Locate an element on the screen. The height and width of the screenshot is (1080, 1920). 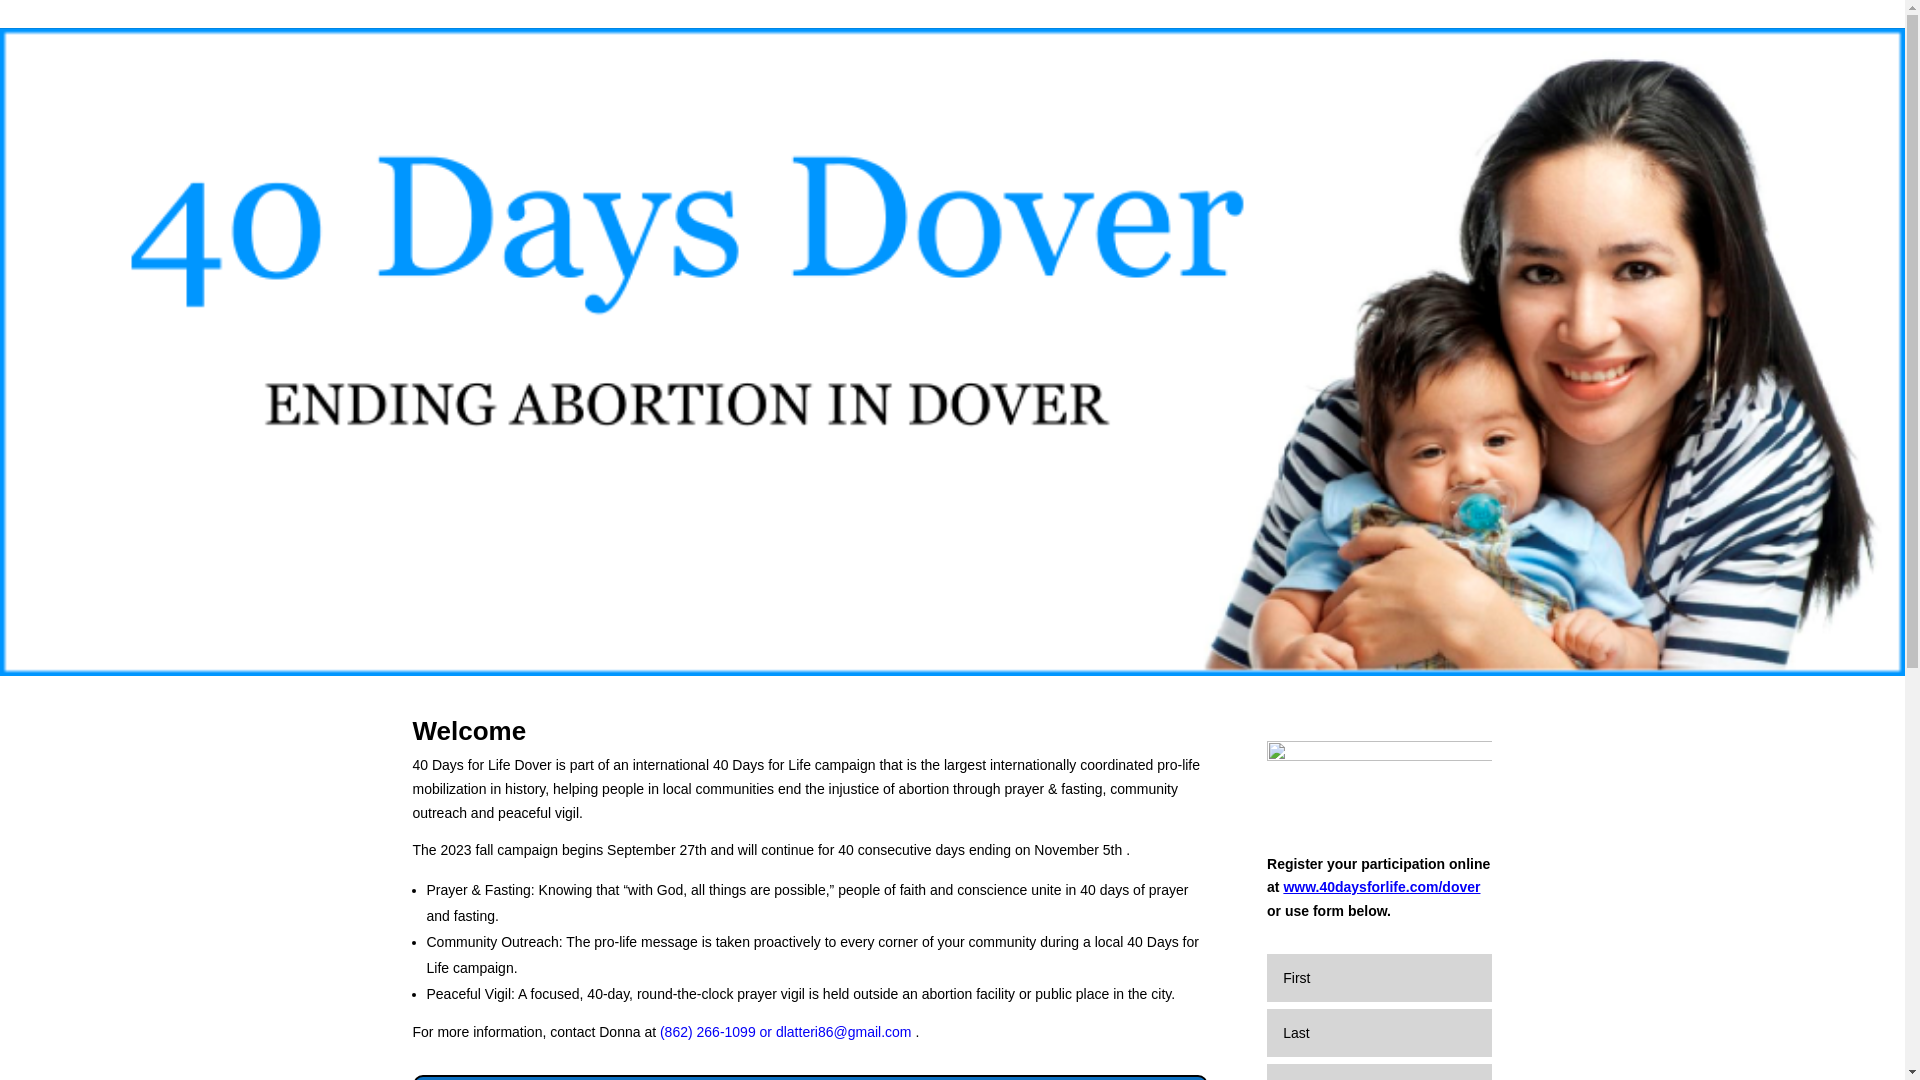
'(862) 266-1099 or dlatteri86@gmail.com' is located at coordinates (656, 1032).